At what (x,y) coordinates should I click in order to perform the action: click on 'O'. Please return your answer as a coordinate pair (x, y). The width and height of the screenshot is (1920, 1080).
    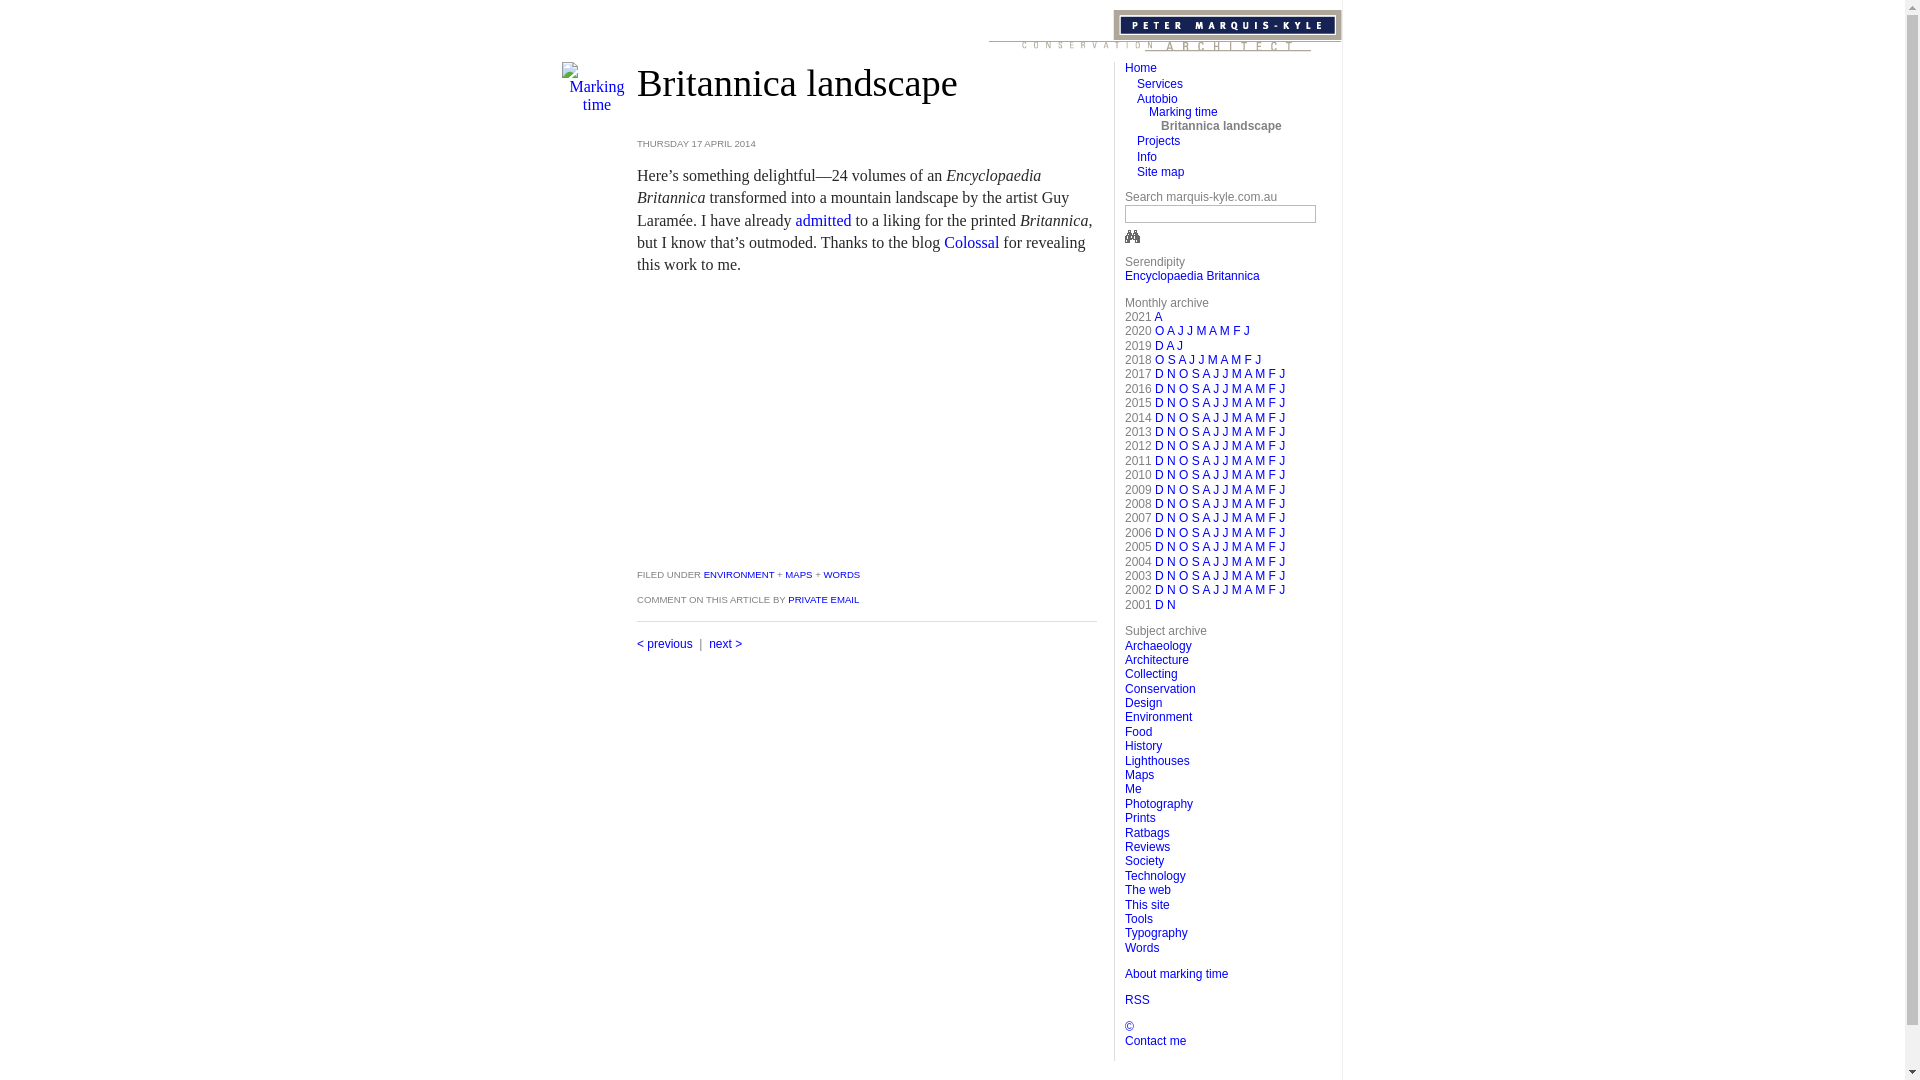
    Looking at the image, I should click on (1159, 358).